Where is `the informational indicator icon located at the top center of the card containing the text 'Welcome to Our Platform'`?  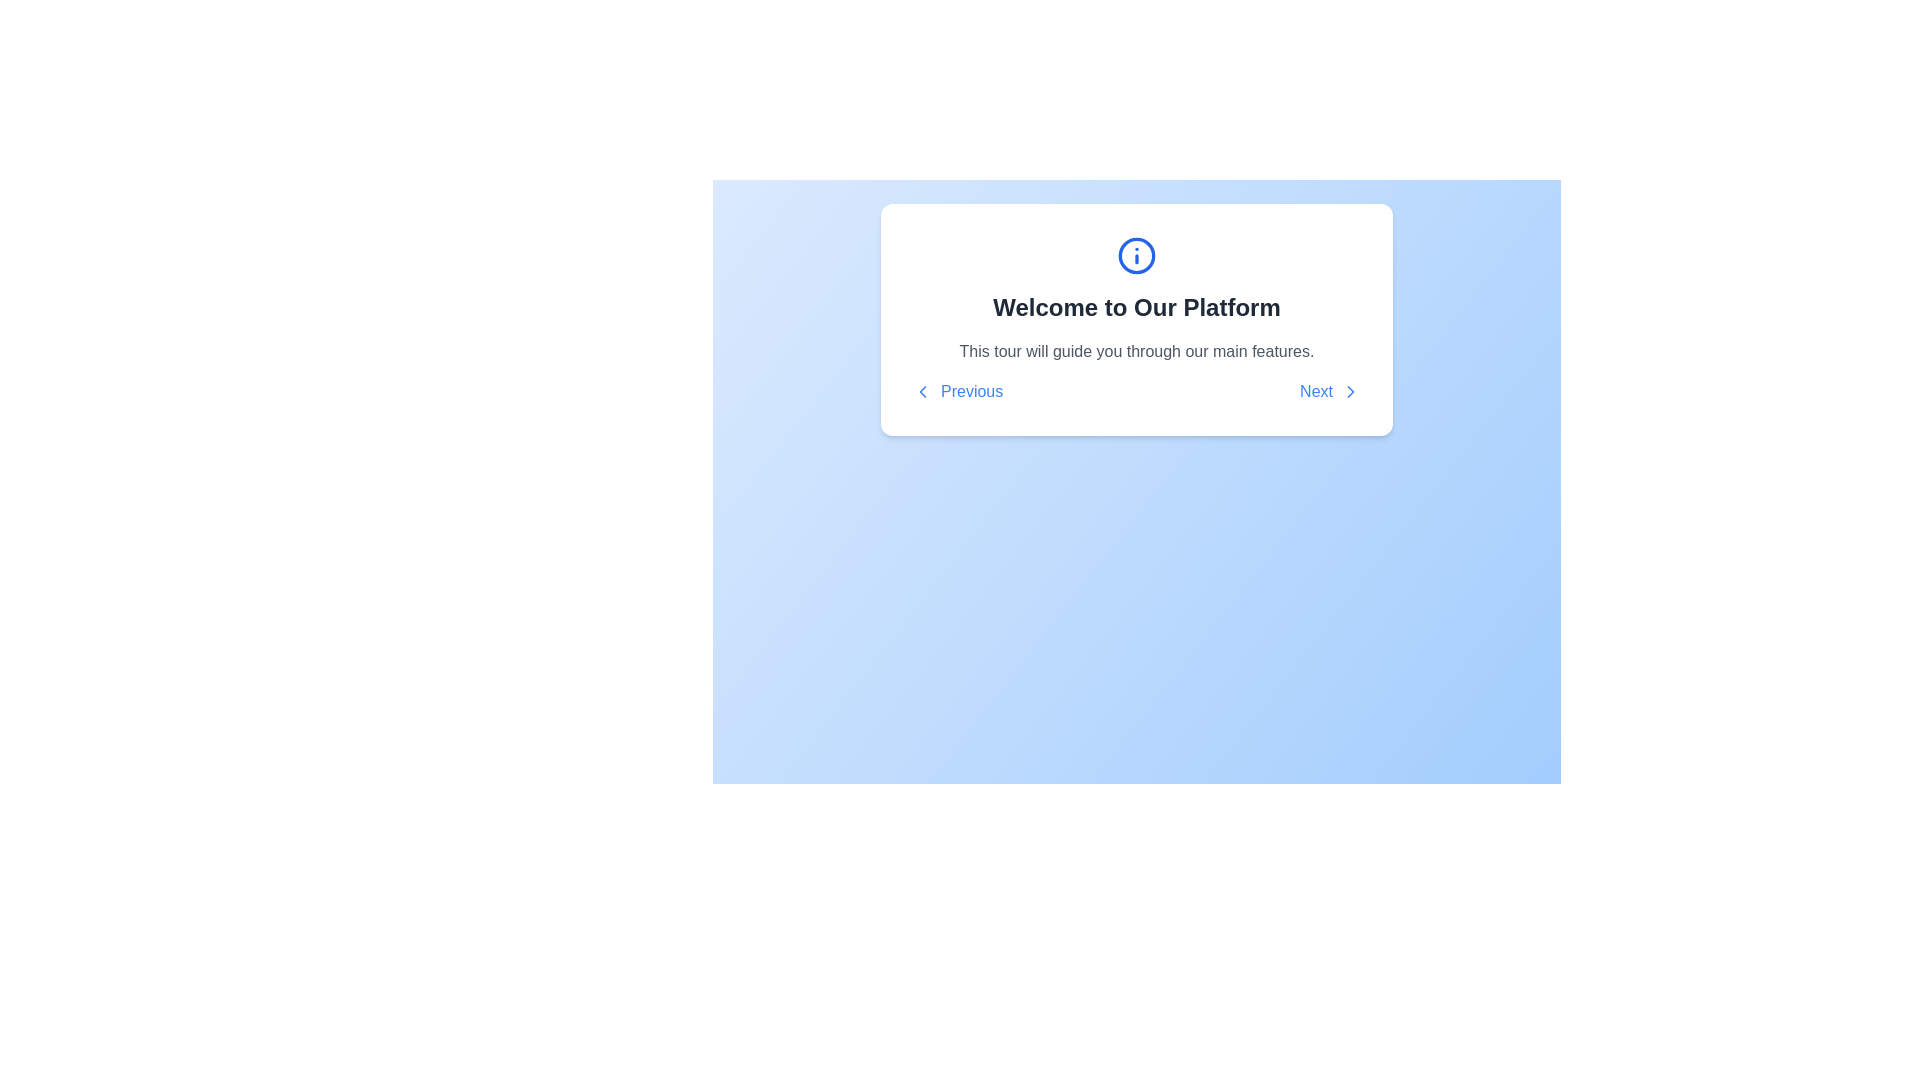 the informational indicator icon located at the top center of the card containing the text 'Welcome to Our Platform' is located at coordinates (1137, 254).